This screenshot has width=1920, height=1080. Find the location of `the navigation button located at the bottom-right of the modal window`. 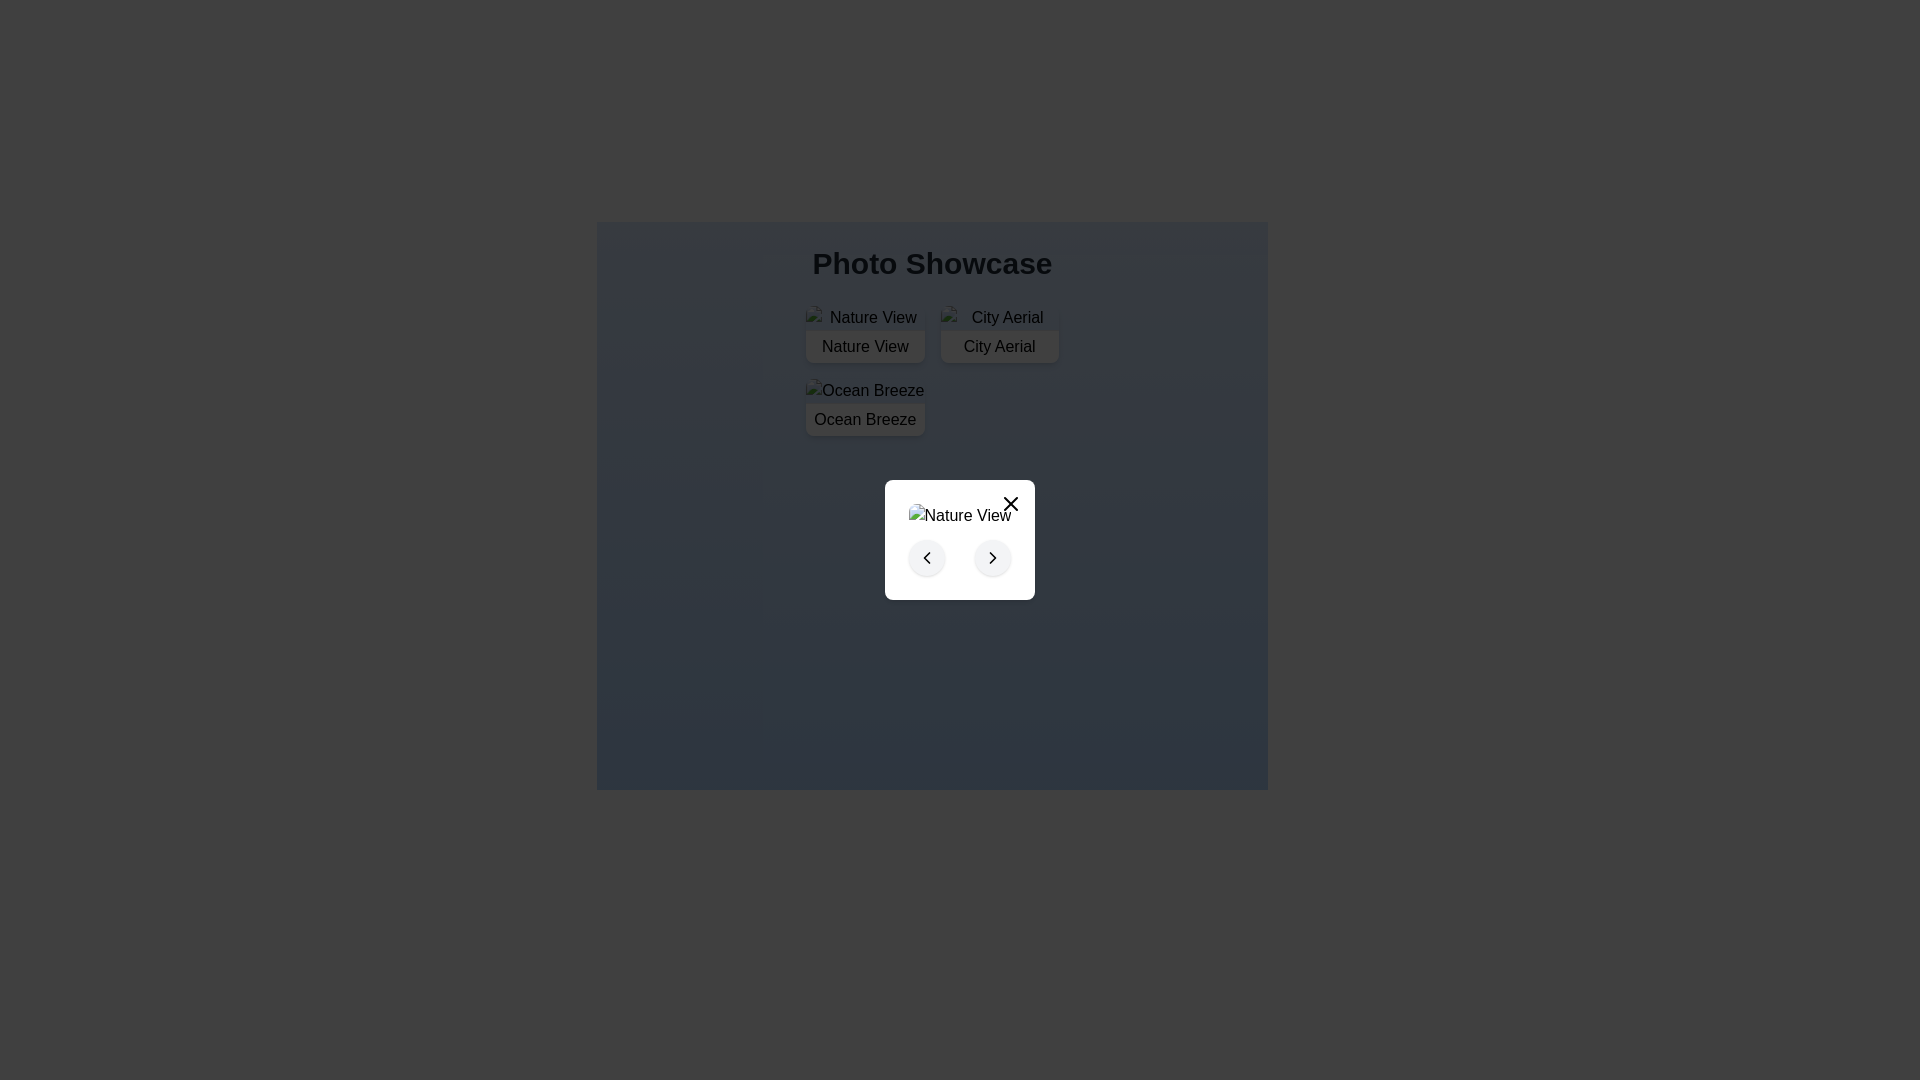

the navigation button located at the bottom-right of the modal window is located at coordinates (993, 558).